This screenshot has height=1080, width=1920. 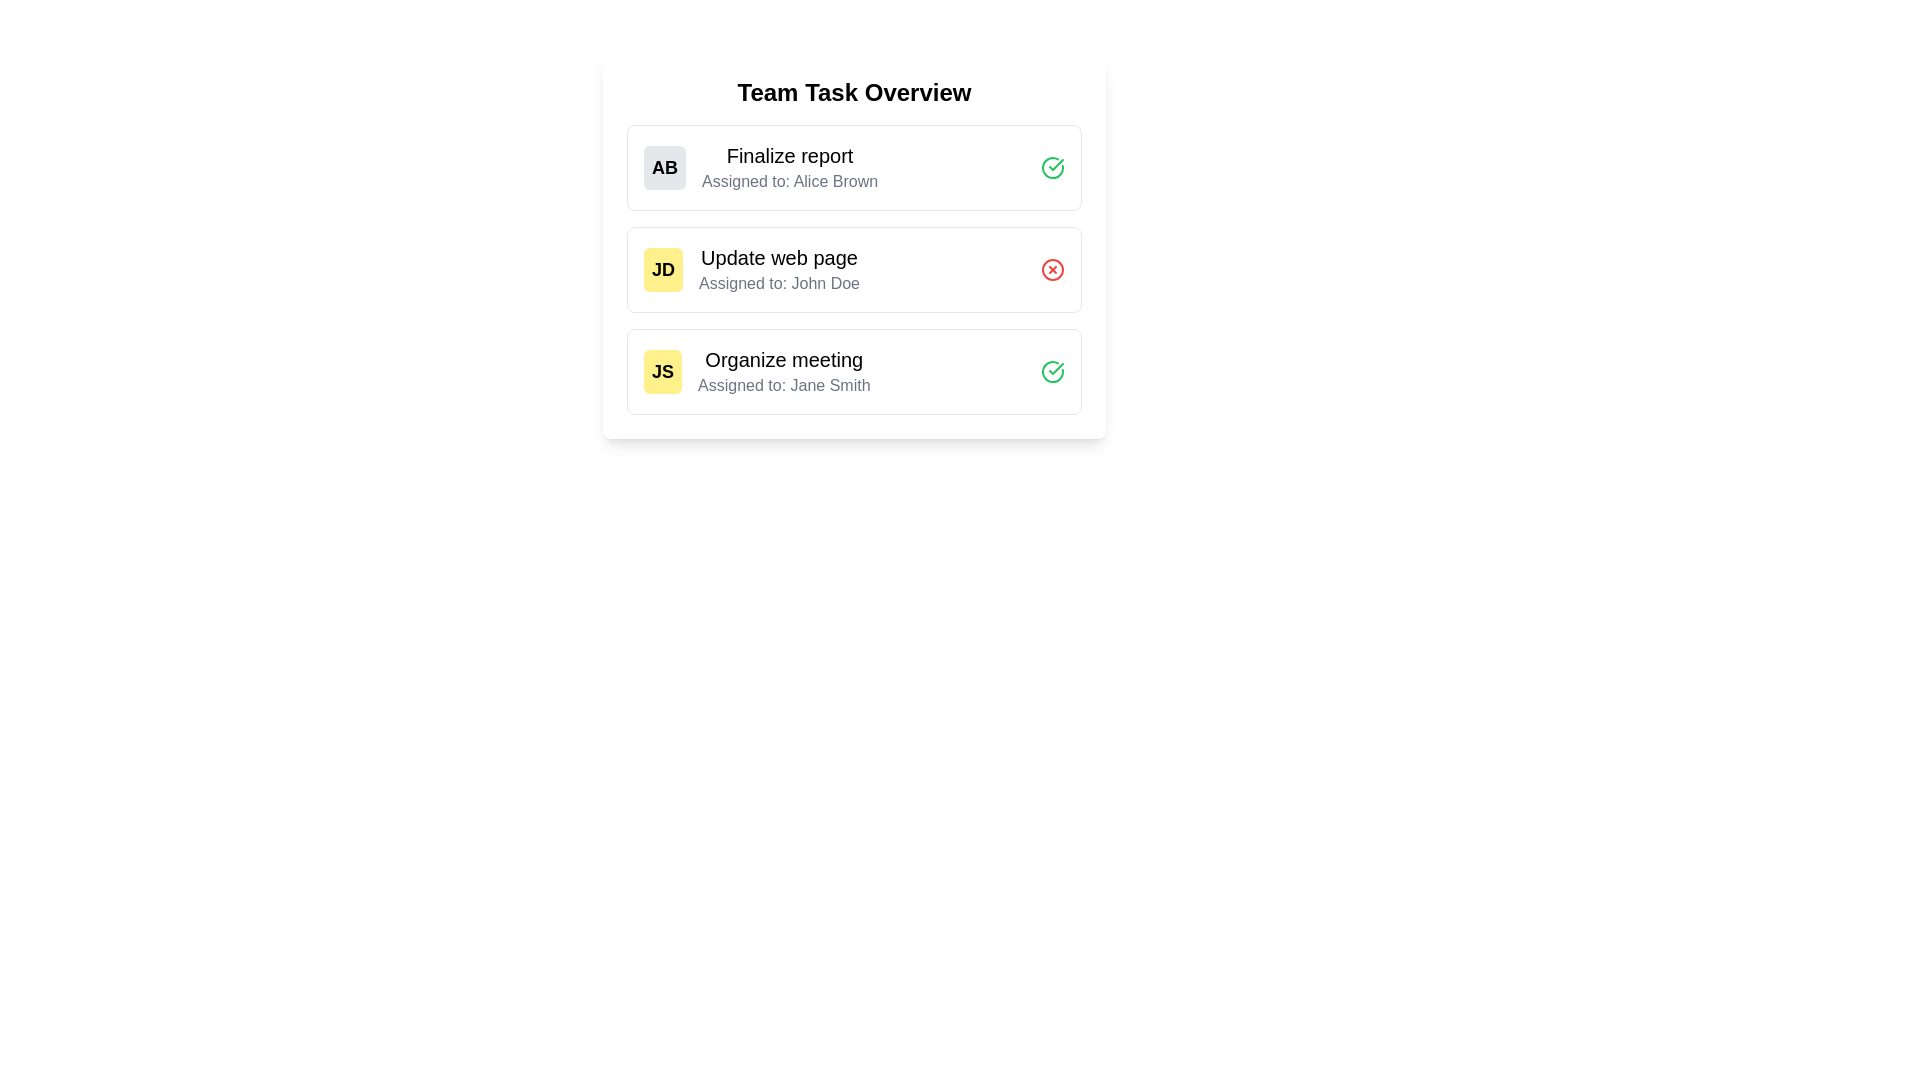 I want to click on the structured task item, which is the bottom-most task in the task list, displaying its title and assignee details, so click(x=756, y=371).